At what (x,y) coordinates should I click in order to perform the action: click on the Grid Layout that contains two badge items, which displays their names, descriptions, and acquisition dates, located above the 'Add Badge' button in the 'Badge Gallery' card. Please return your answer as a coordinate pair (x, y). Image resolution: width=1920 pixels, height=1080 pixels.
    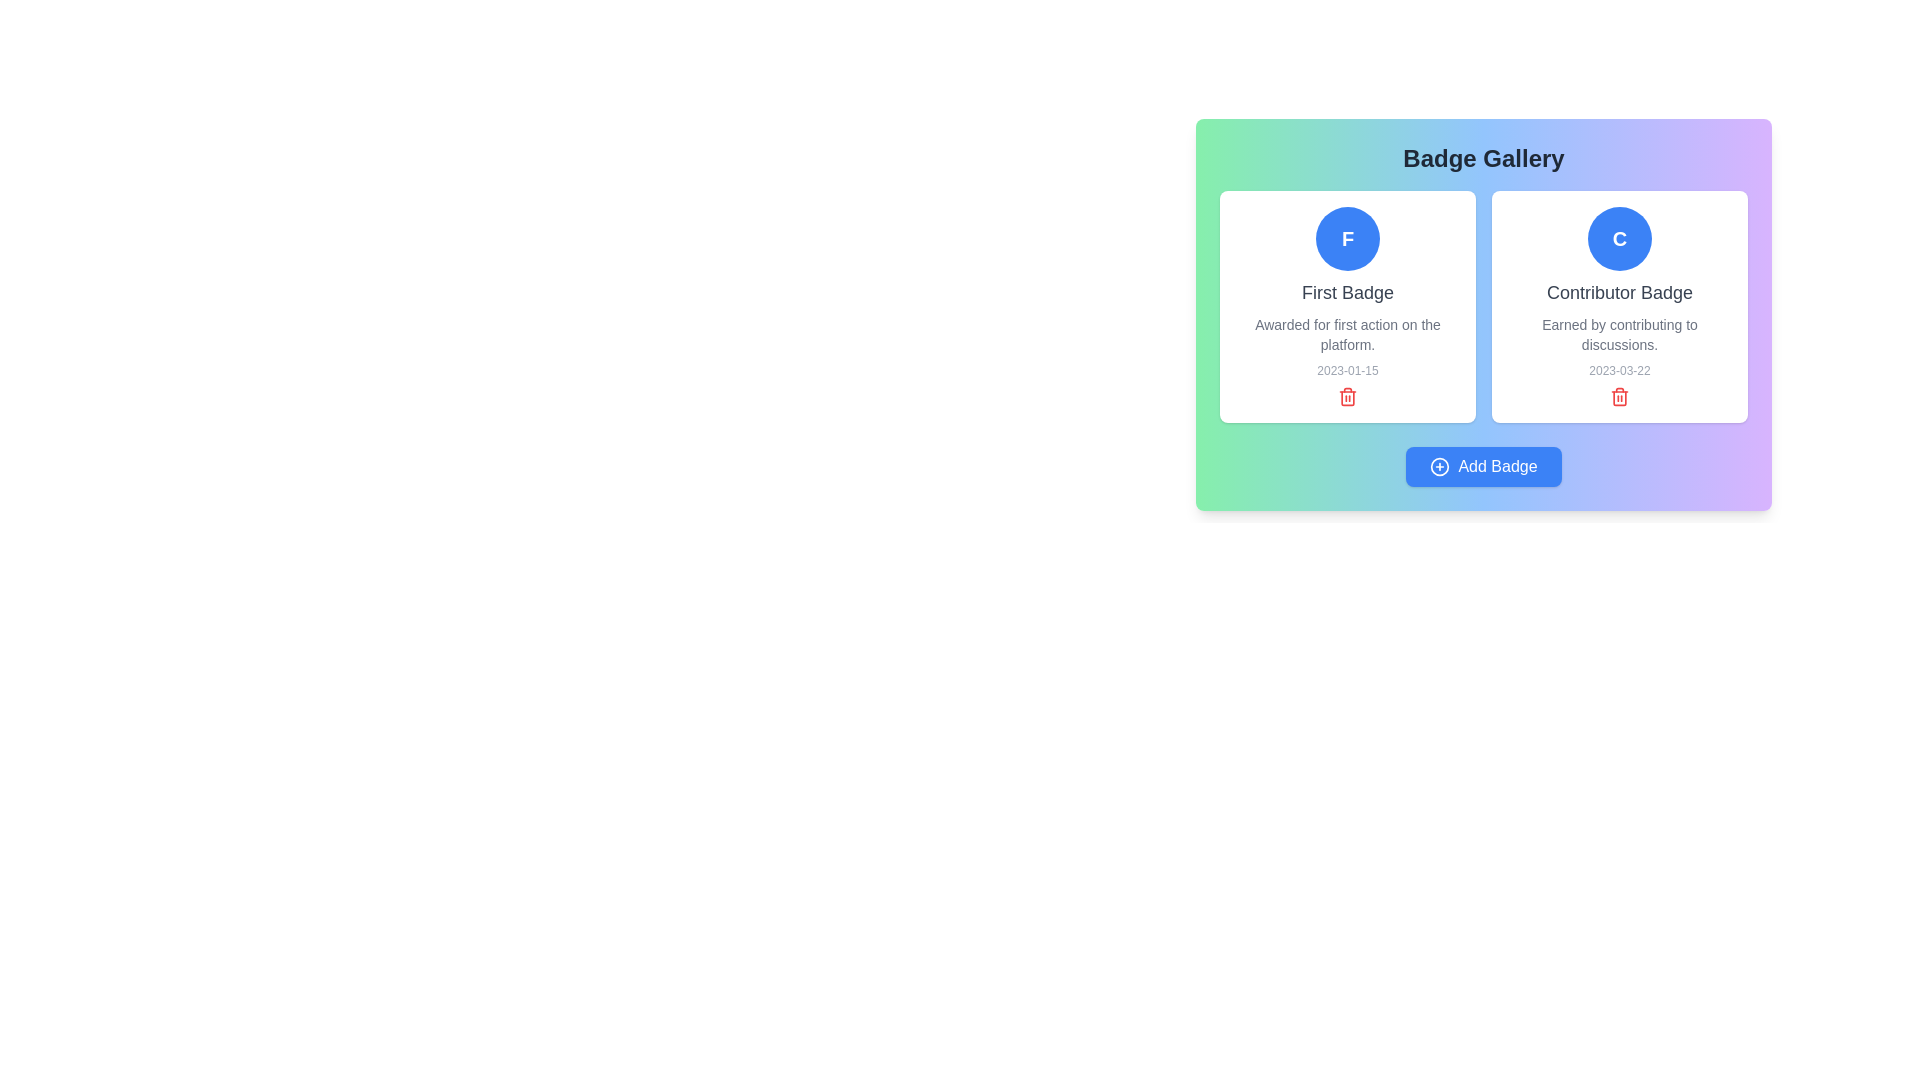
    Looking at the image, I should click on (1483, 307).